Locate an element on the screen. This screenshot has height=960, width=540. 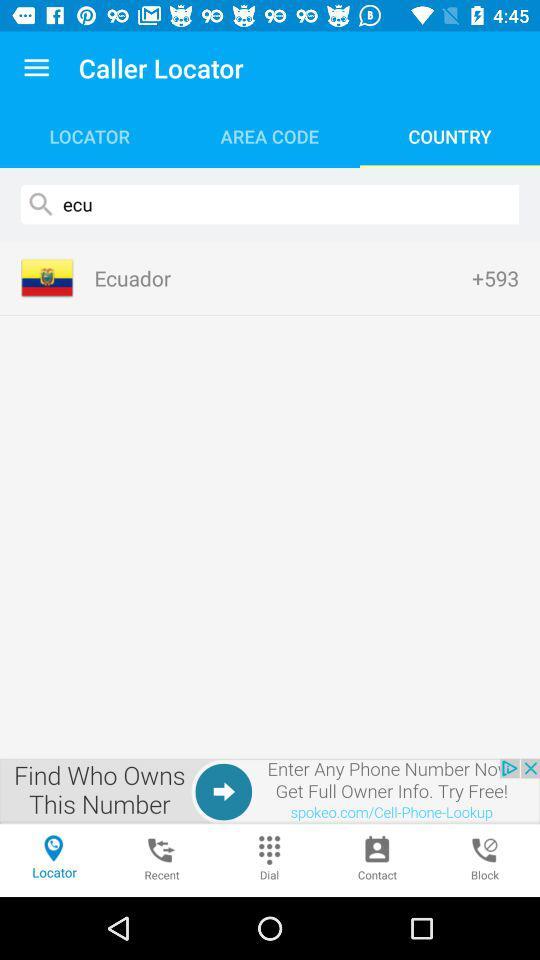
banner advertisement for spokeo is located at coordinates (270, 791).